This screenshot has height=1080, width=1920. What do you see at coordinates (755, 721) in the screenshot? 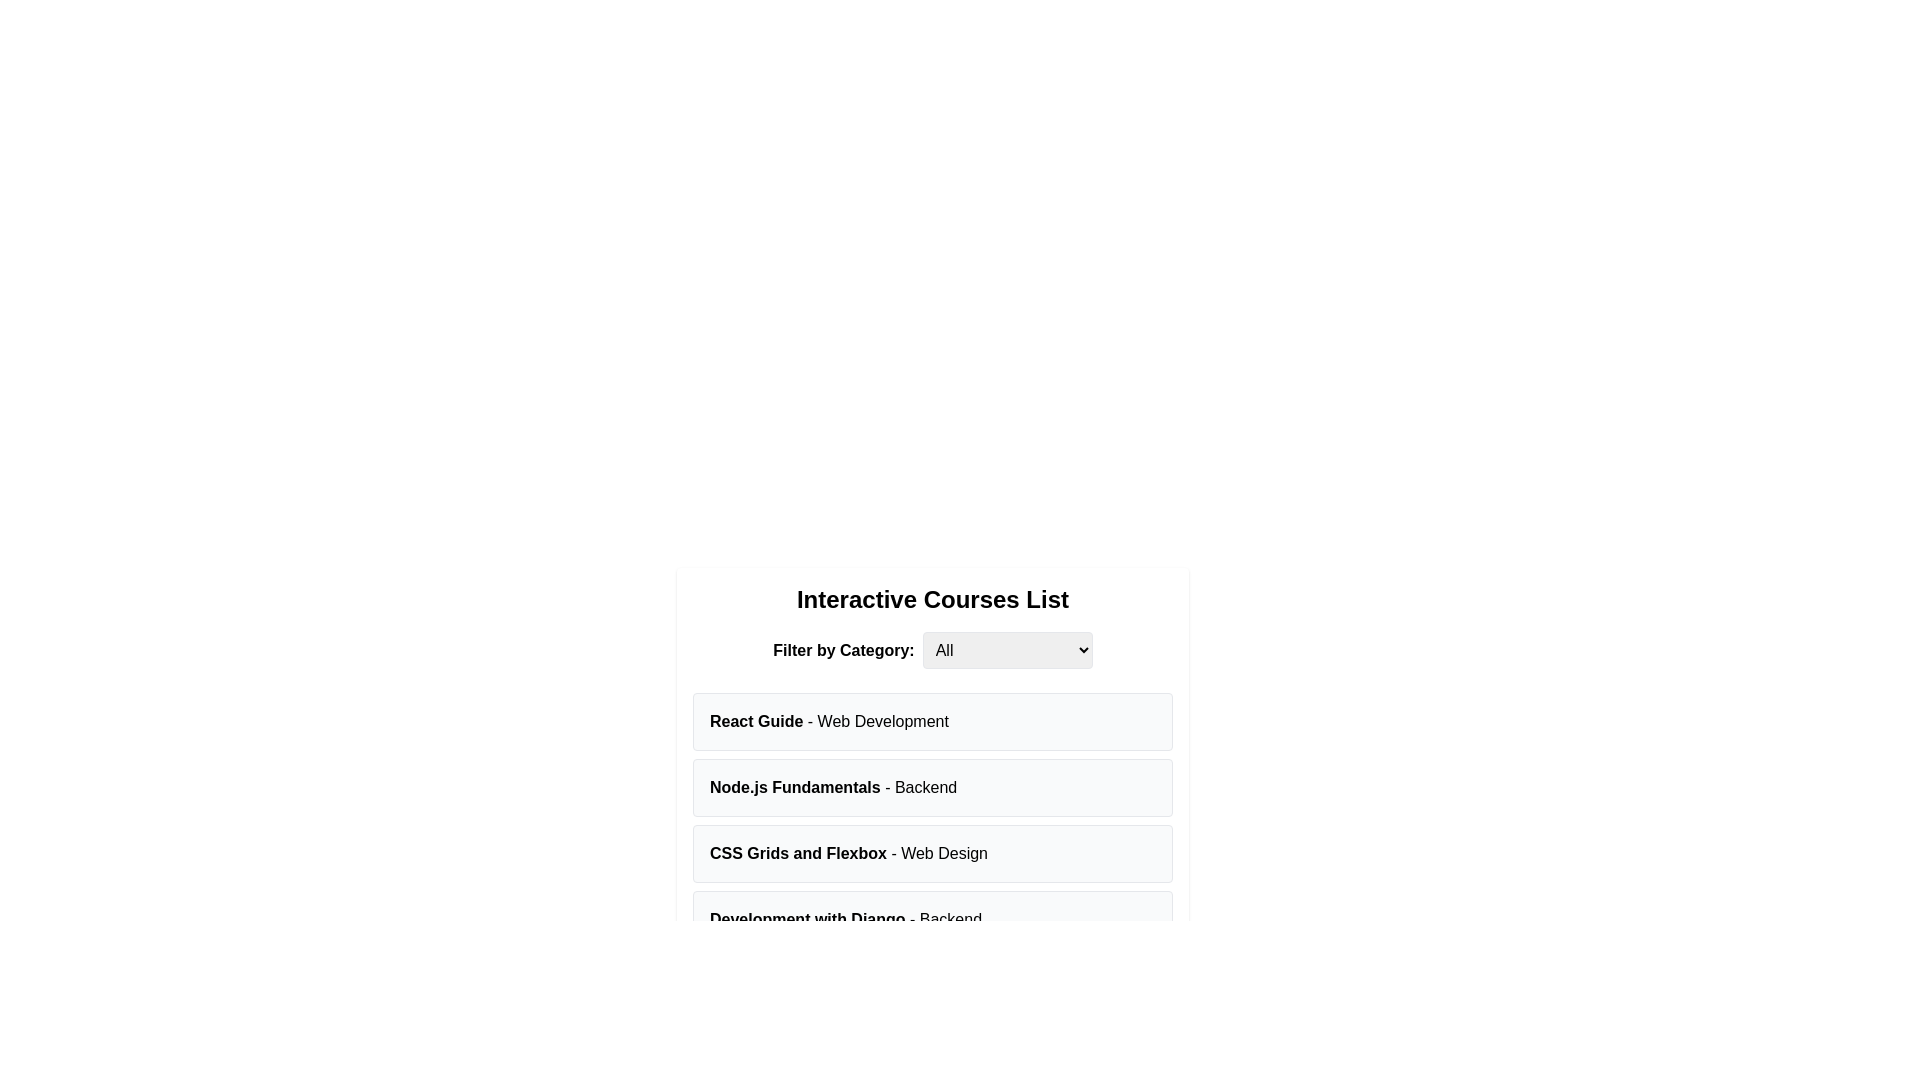
I see `the text label indicating the course name 'React Guide' in the 'Interactive Courses List' section` at bounding box center [755, 721].